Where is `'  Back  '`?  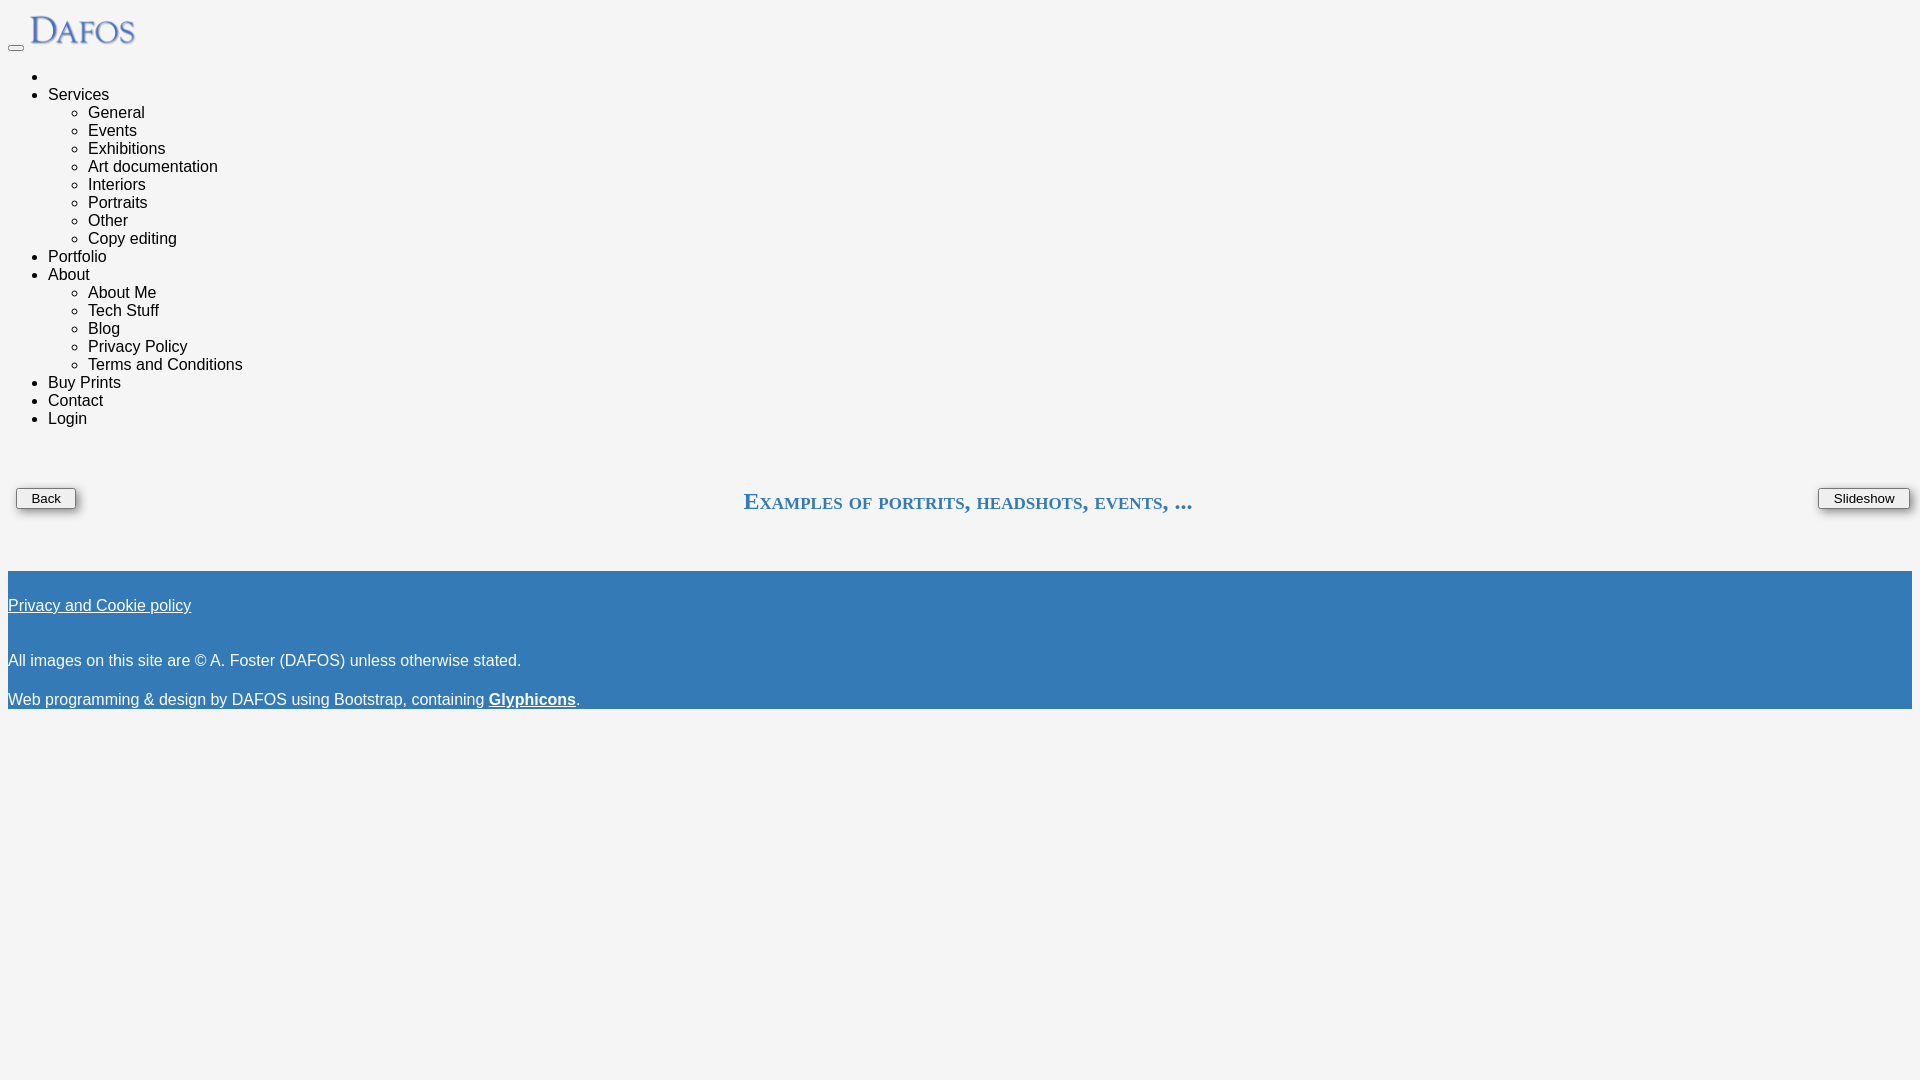
'  Back  ' is located at coordinates (46, 497).